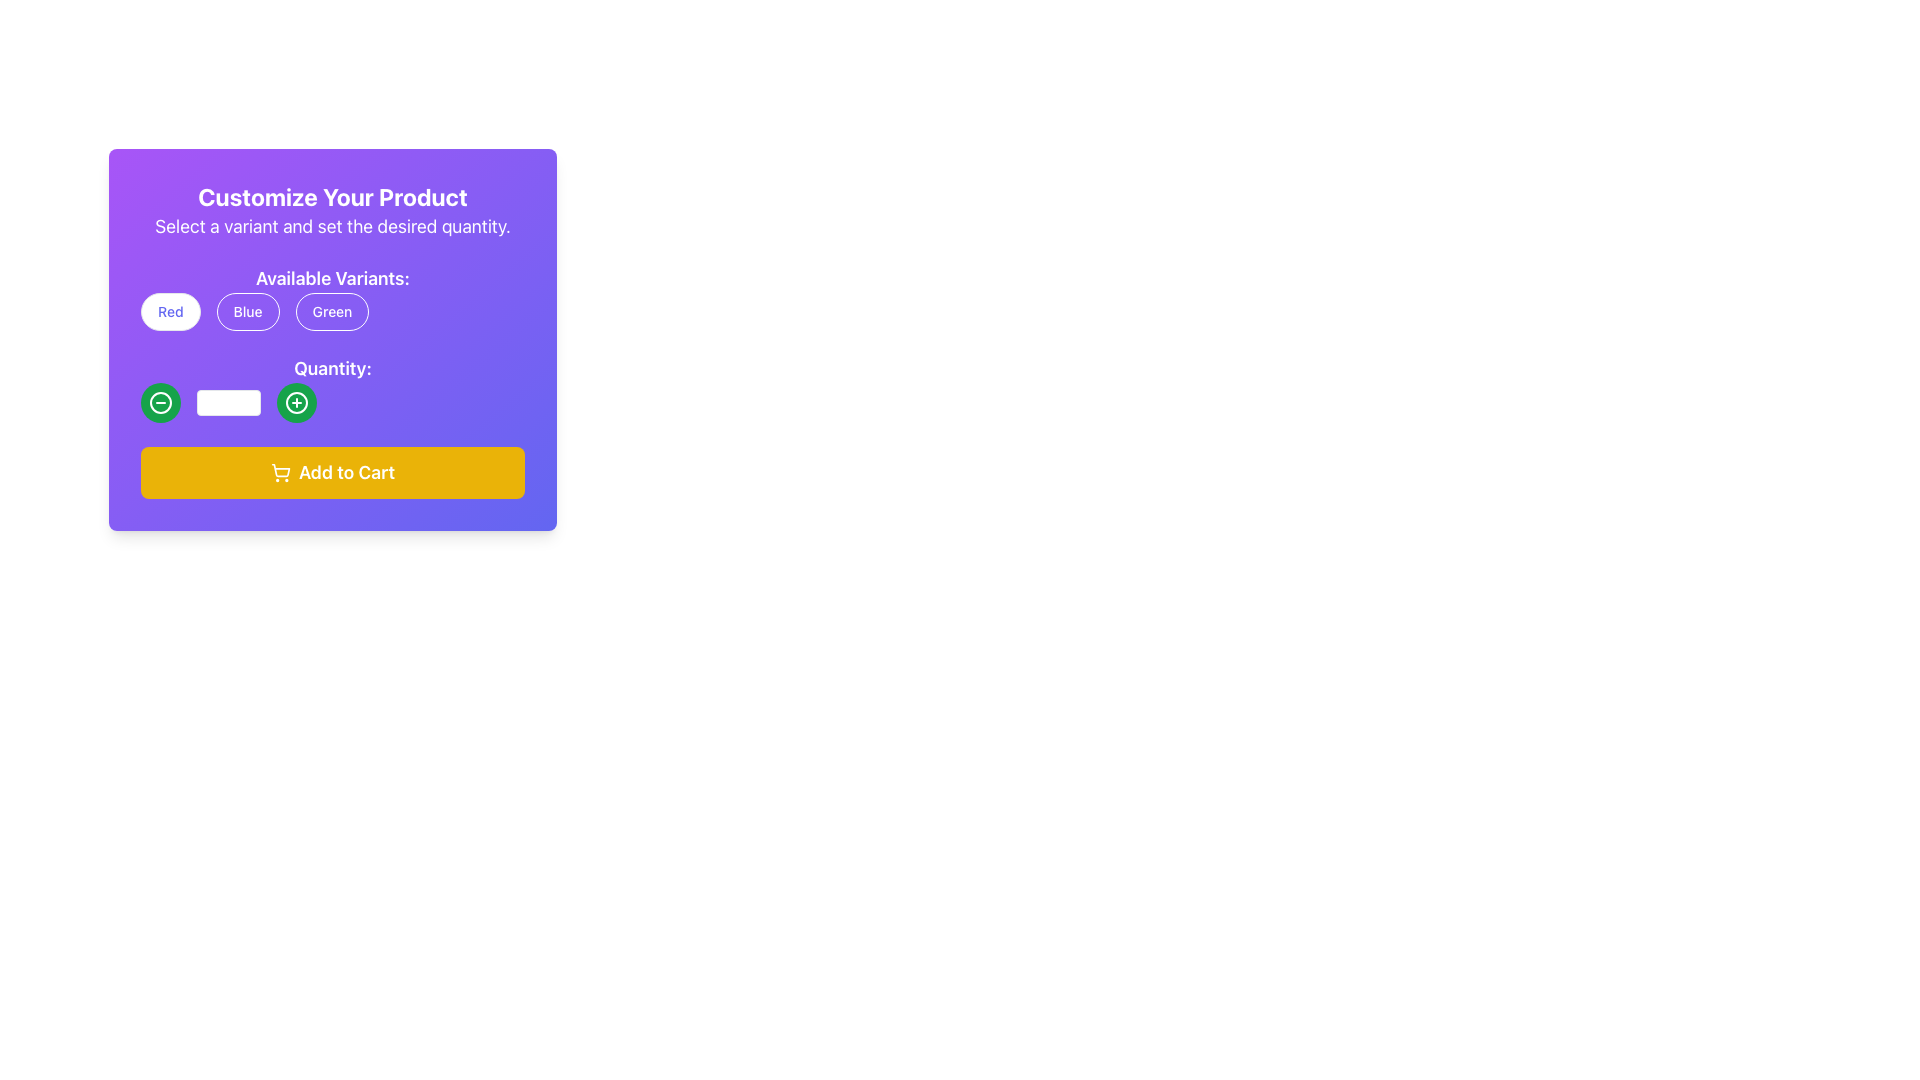 This screenshot has height=1080, width=1920. I want to click on the increment button located on the right side of the 'Quantity' section to increase the quantity value, so click(296, 402).